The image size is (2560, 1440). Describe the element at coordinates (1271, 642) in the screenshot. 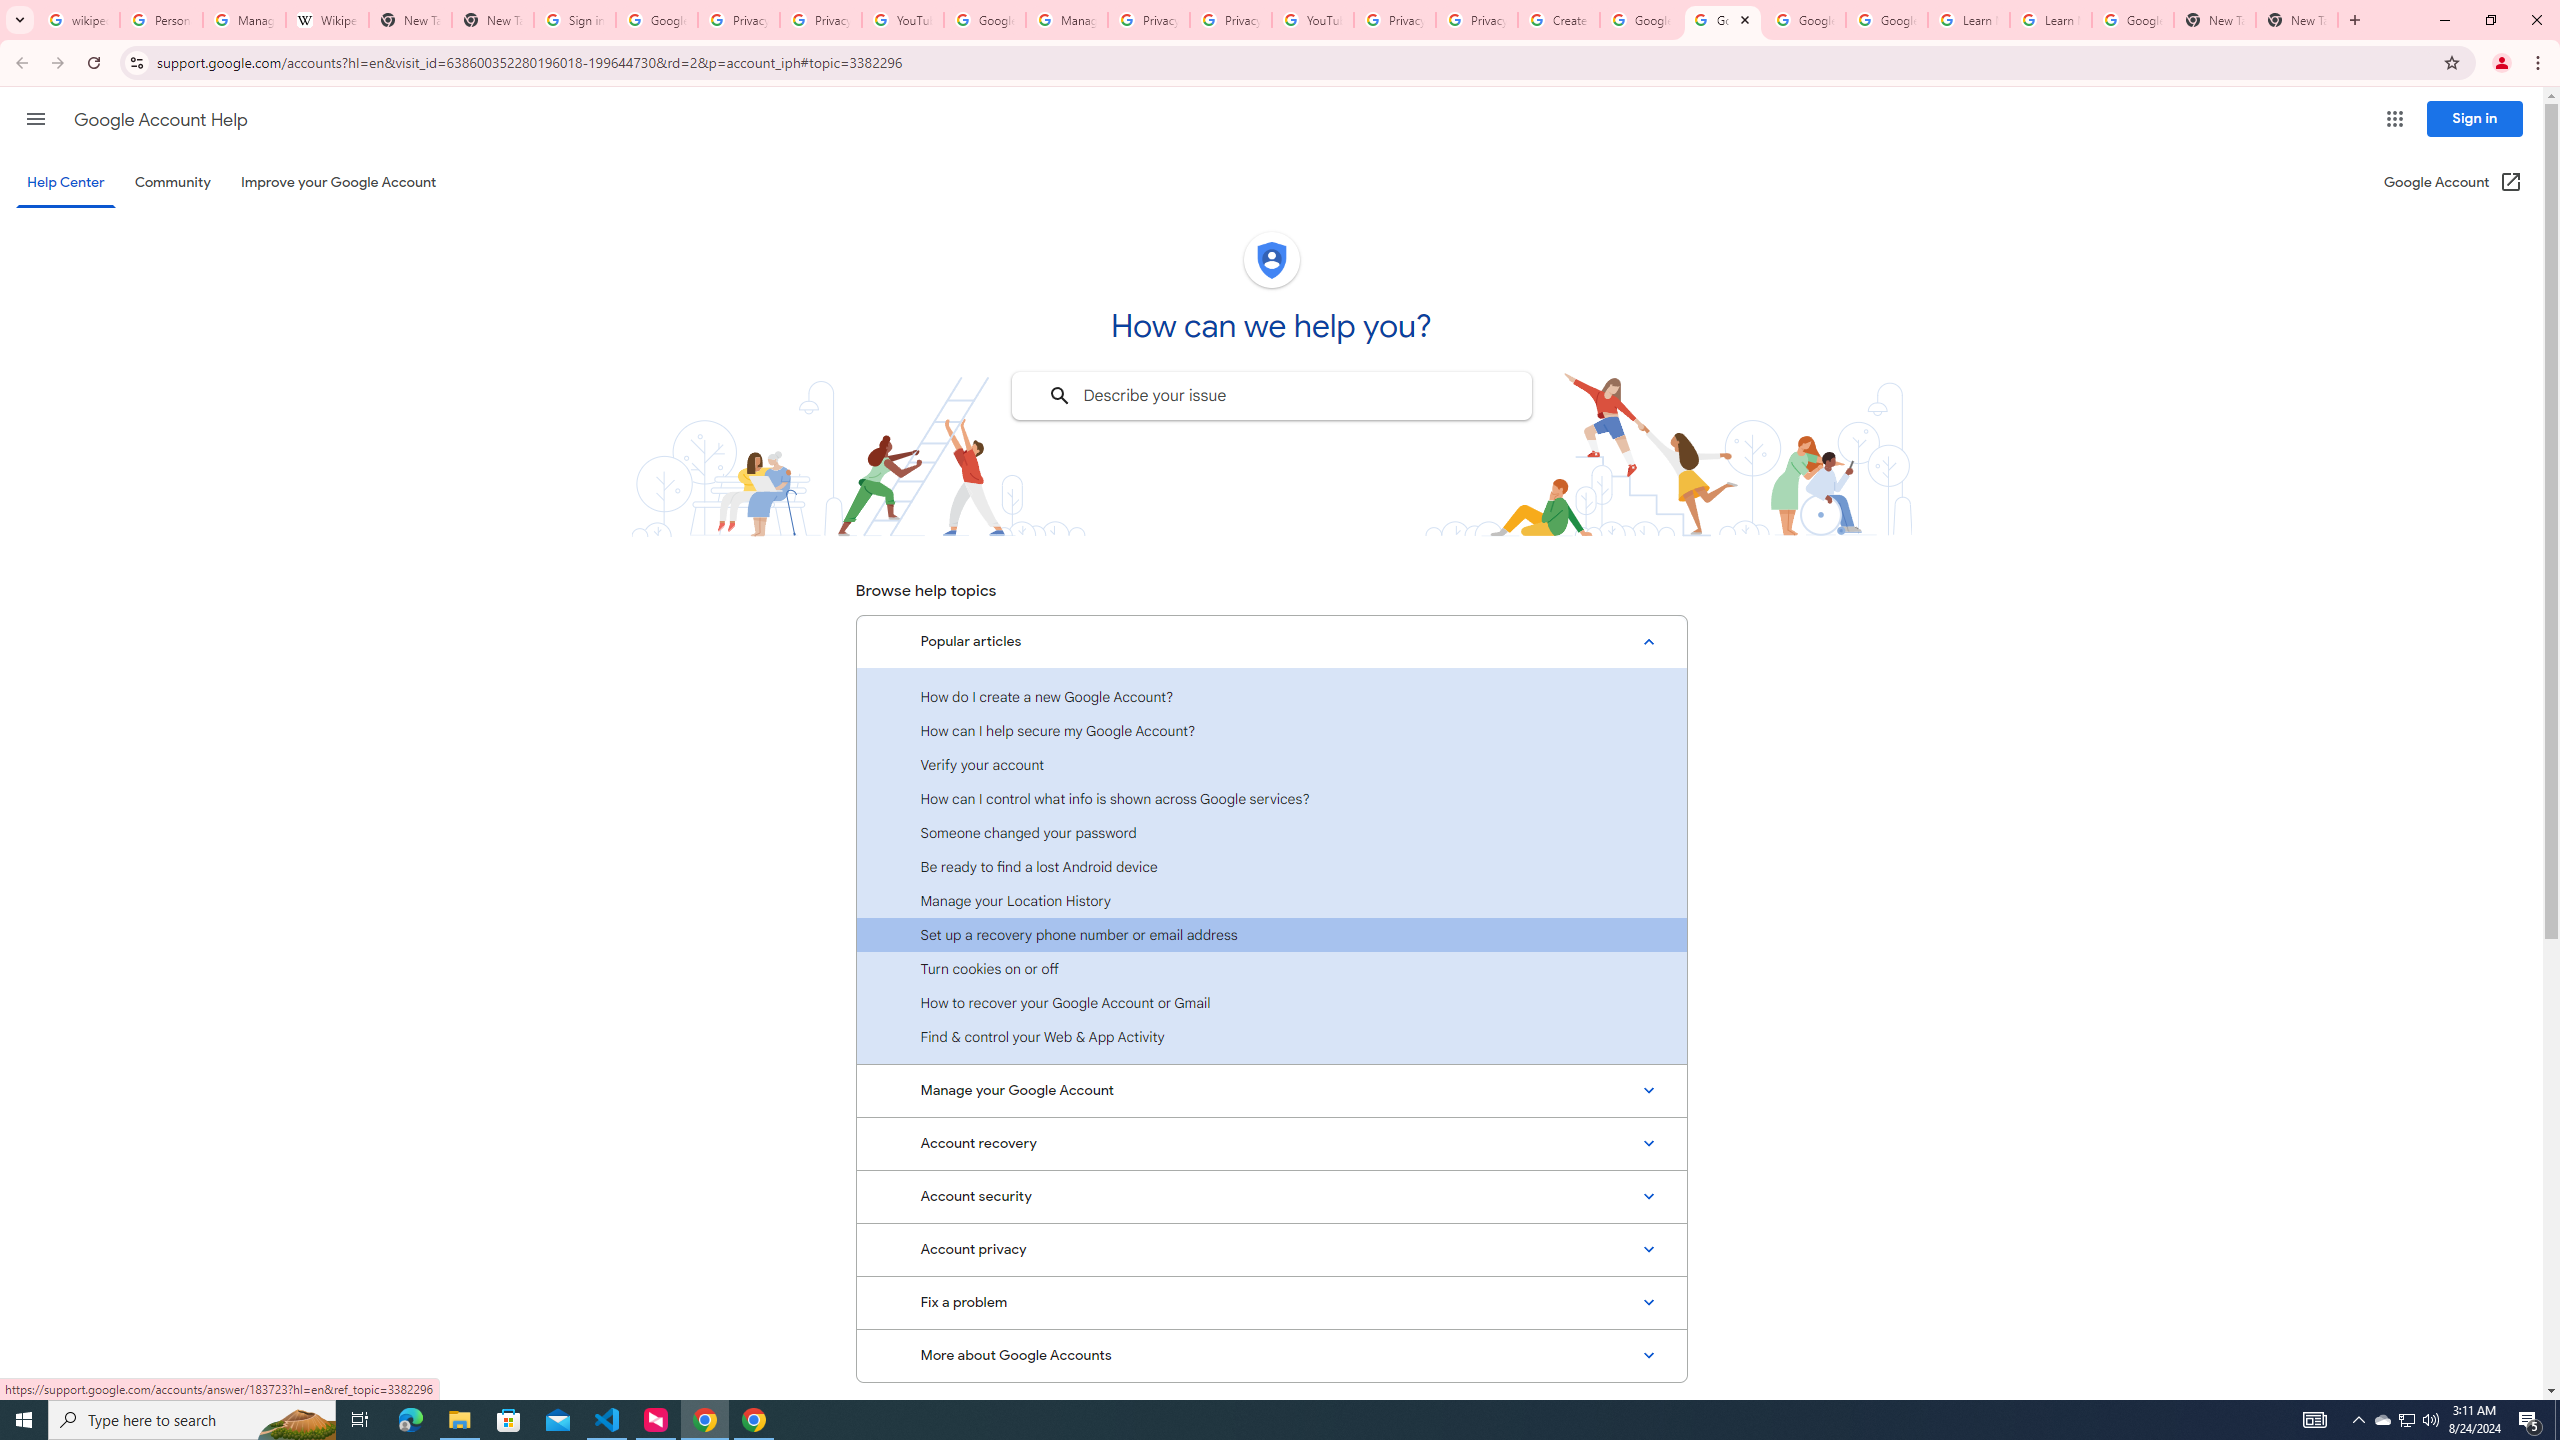

I see `'Popular articles, Expanded list with 11 items'` at that location.